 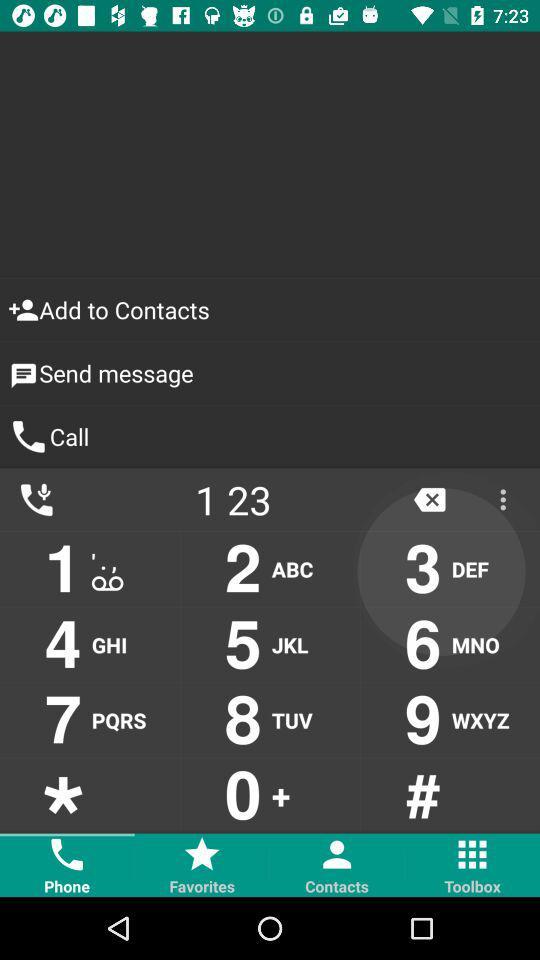 What do you see at coordinates (270, 310) in the screenshot?
I see `icon above send message item` at bounding box center [270, 310].